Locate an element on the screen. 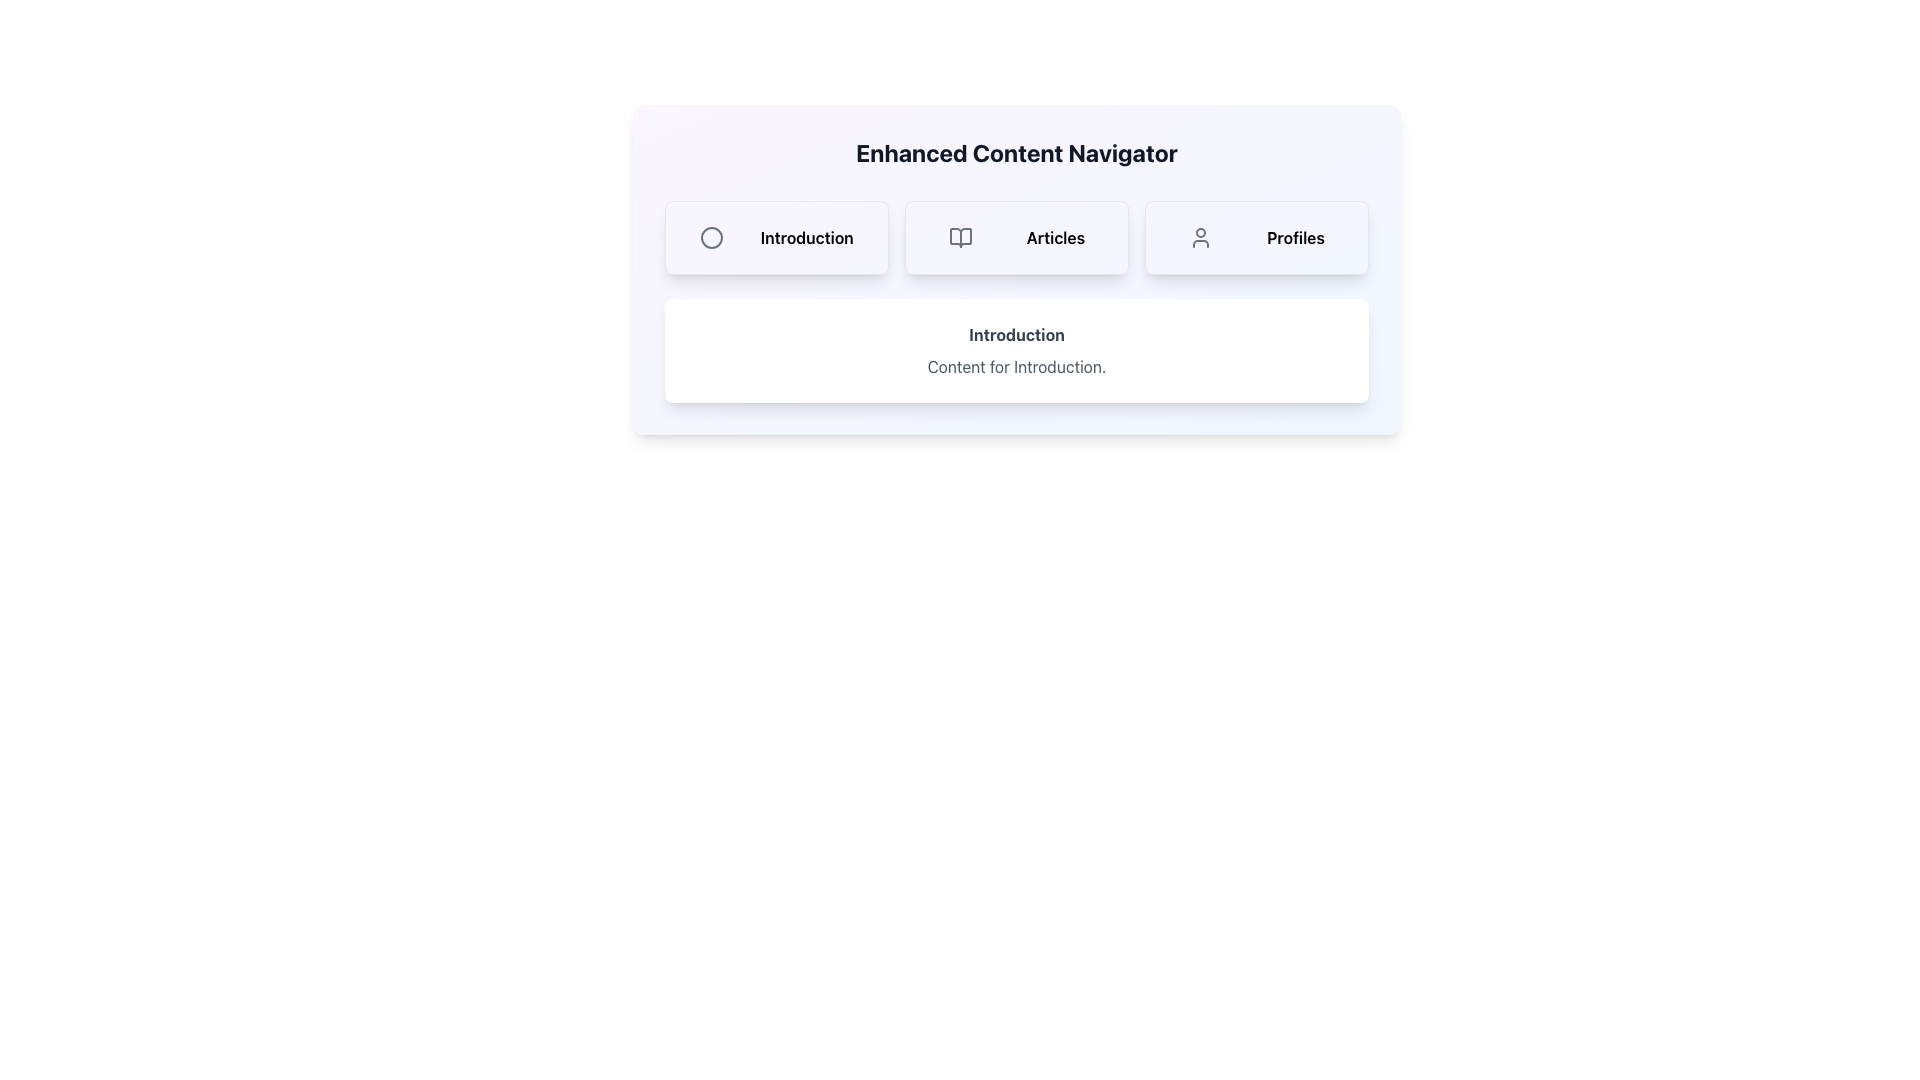  the user account icon represented by a simplified profile silhouette located in the 'Profiles' section of the navigation bar is located at coordinates (1200, 237).